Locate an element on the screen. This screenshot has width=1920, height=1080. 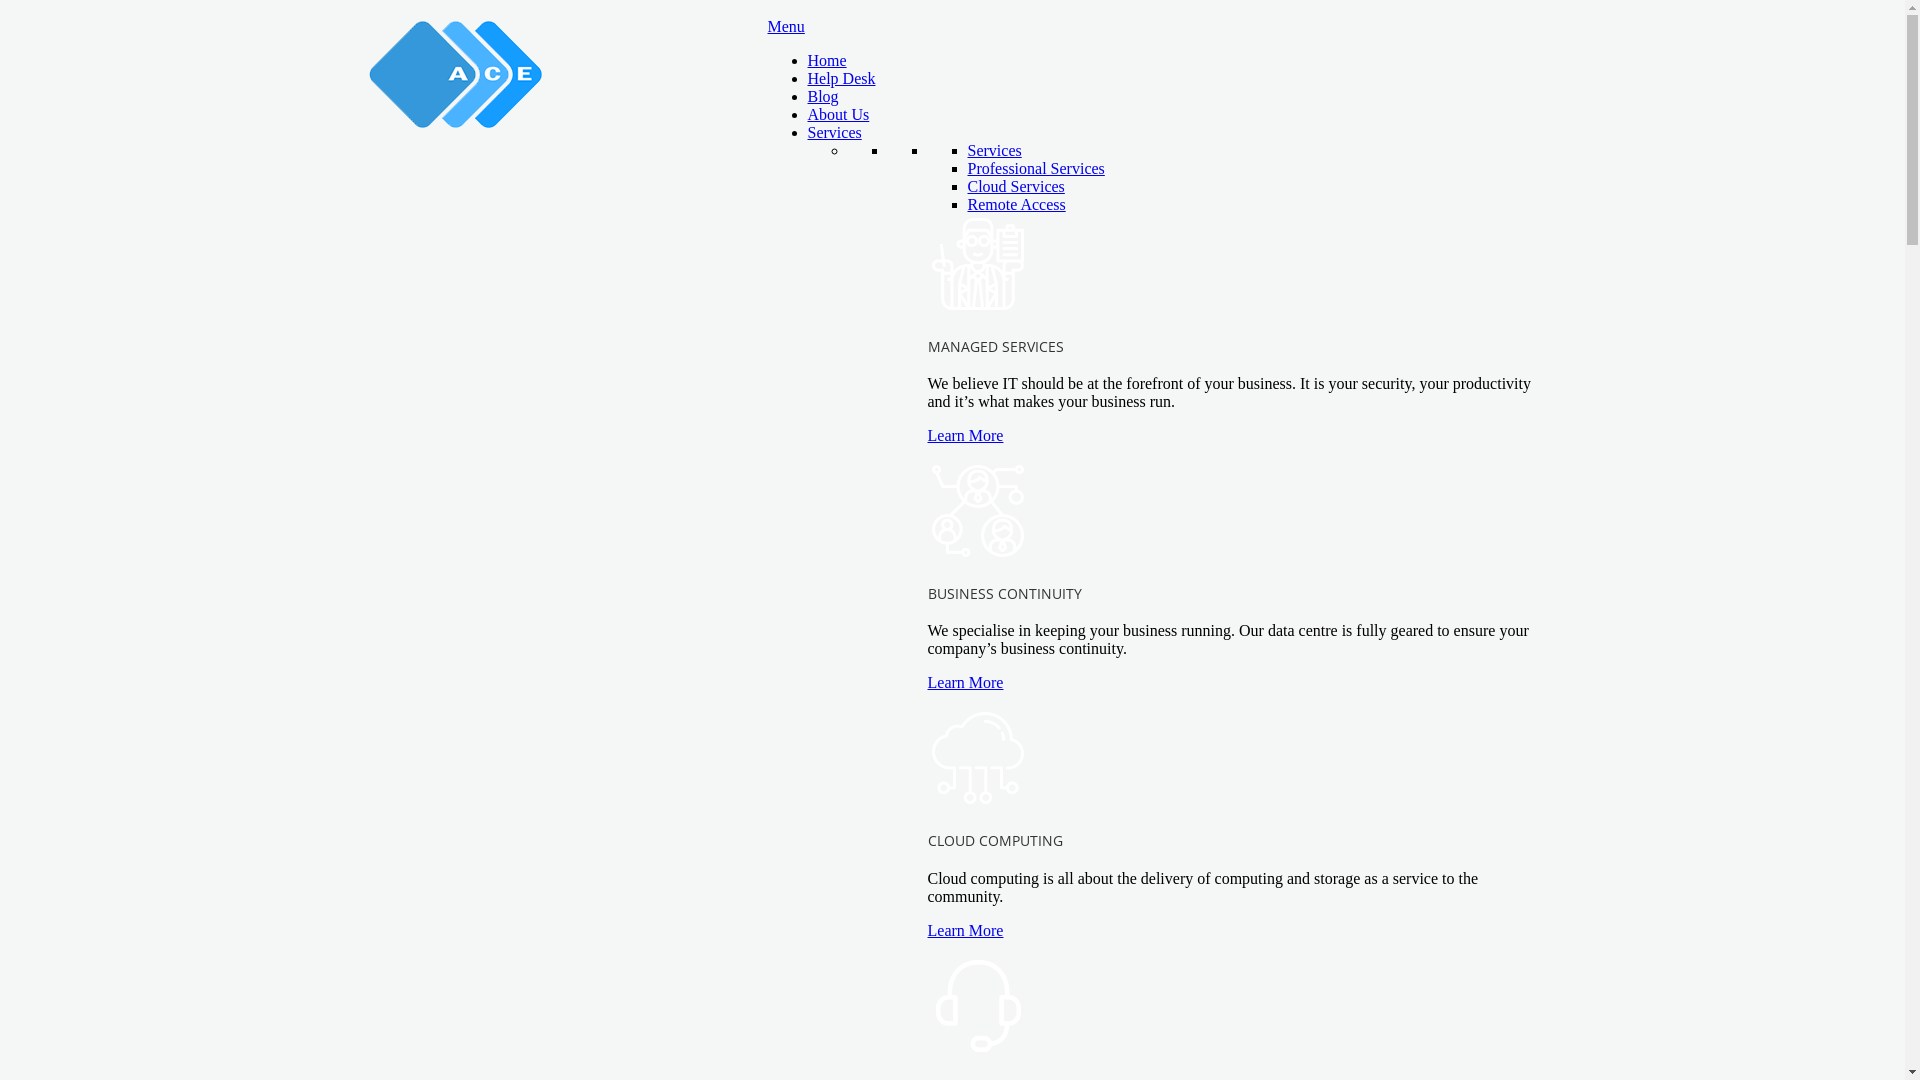
'About Us' is located at coordinates (839, 114).